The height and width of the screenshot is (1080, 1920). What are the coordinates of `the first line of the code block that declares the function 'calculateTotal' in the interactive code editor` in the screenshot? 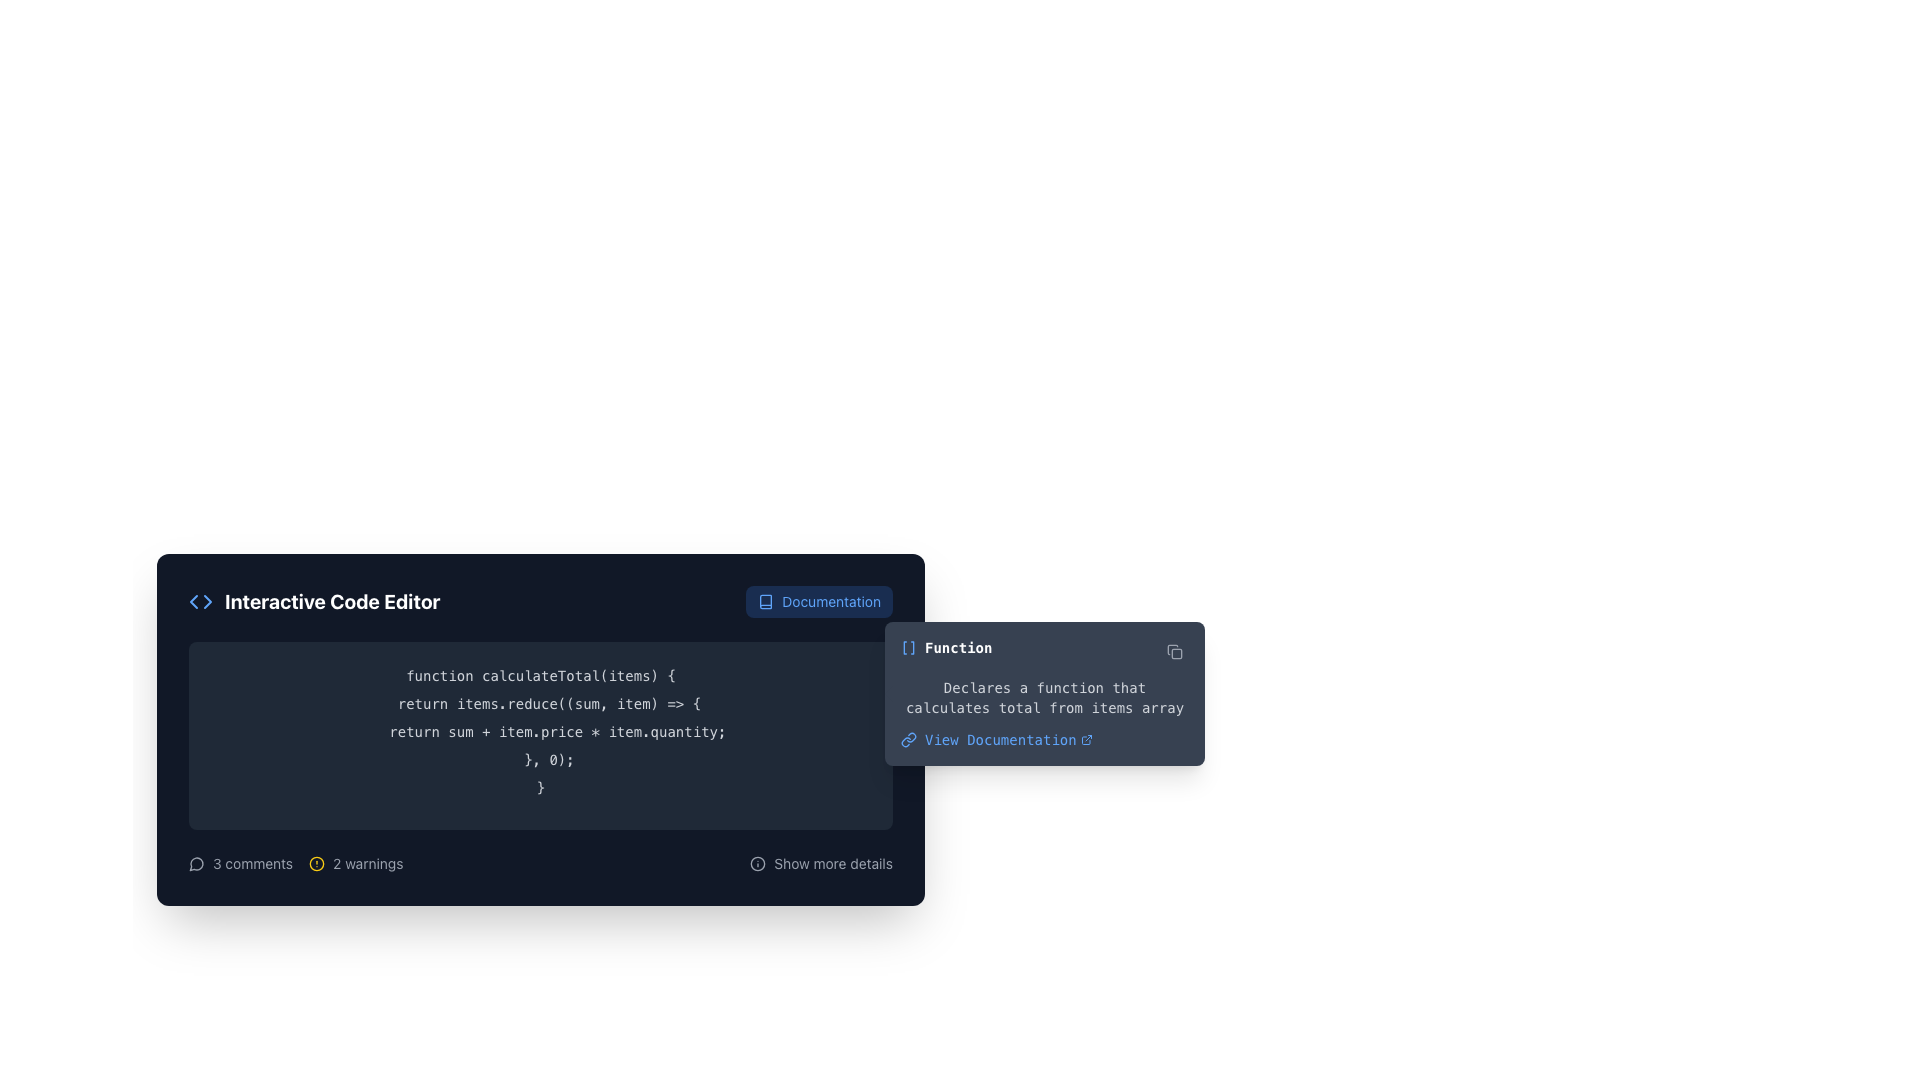 It's located at (541, 675).